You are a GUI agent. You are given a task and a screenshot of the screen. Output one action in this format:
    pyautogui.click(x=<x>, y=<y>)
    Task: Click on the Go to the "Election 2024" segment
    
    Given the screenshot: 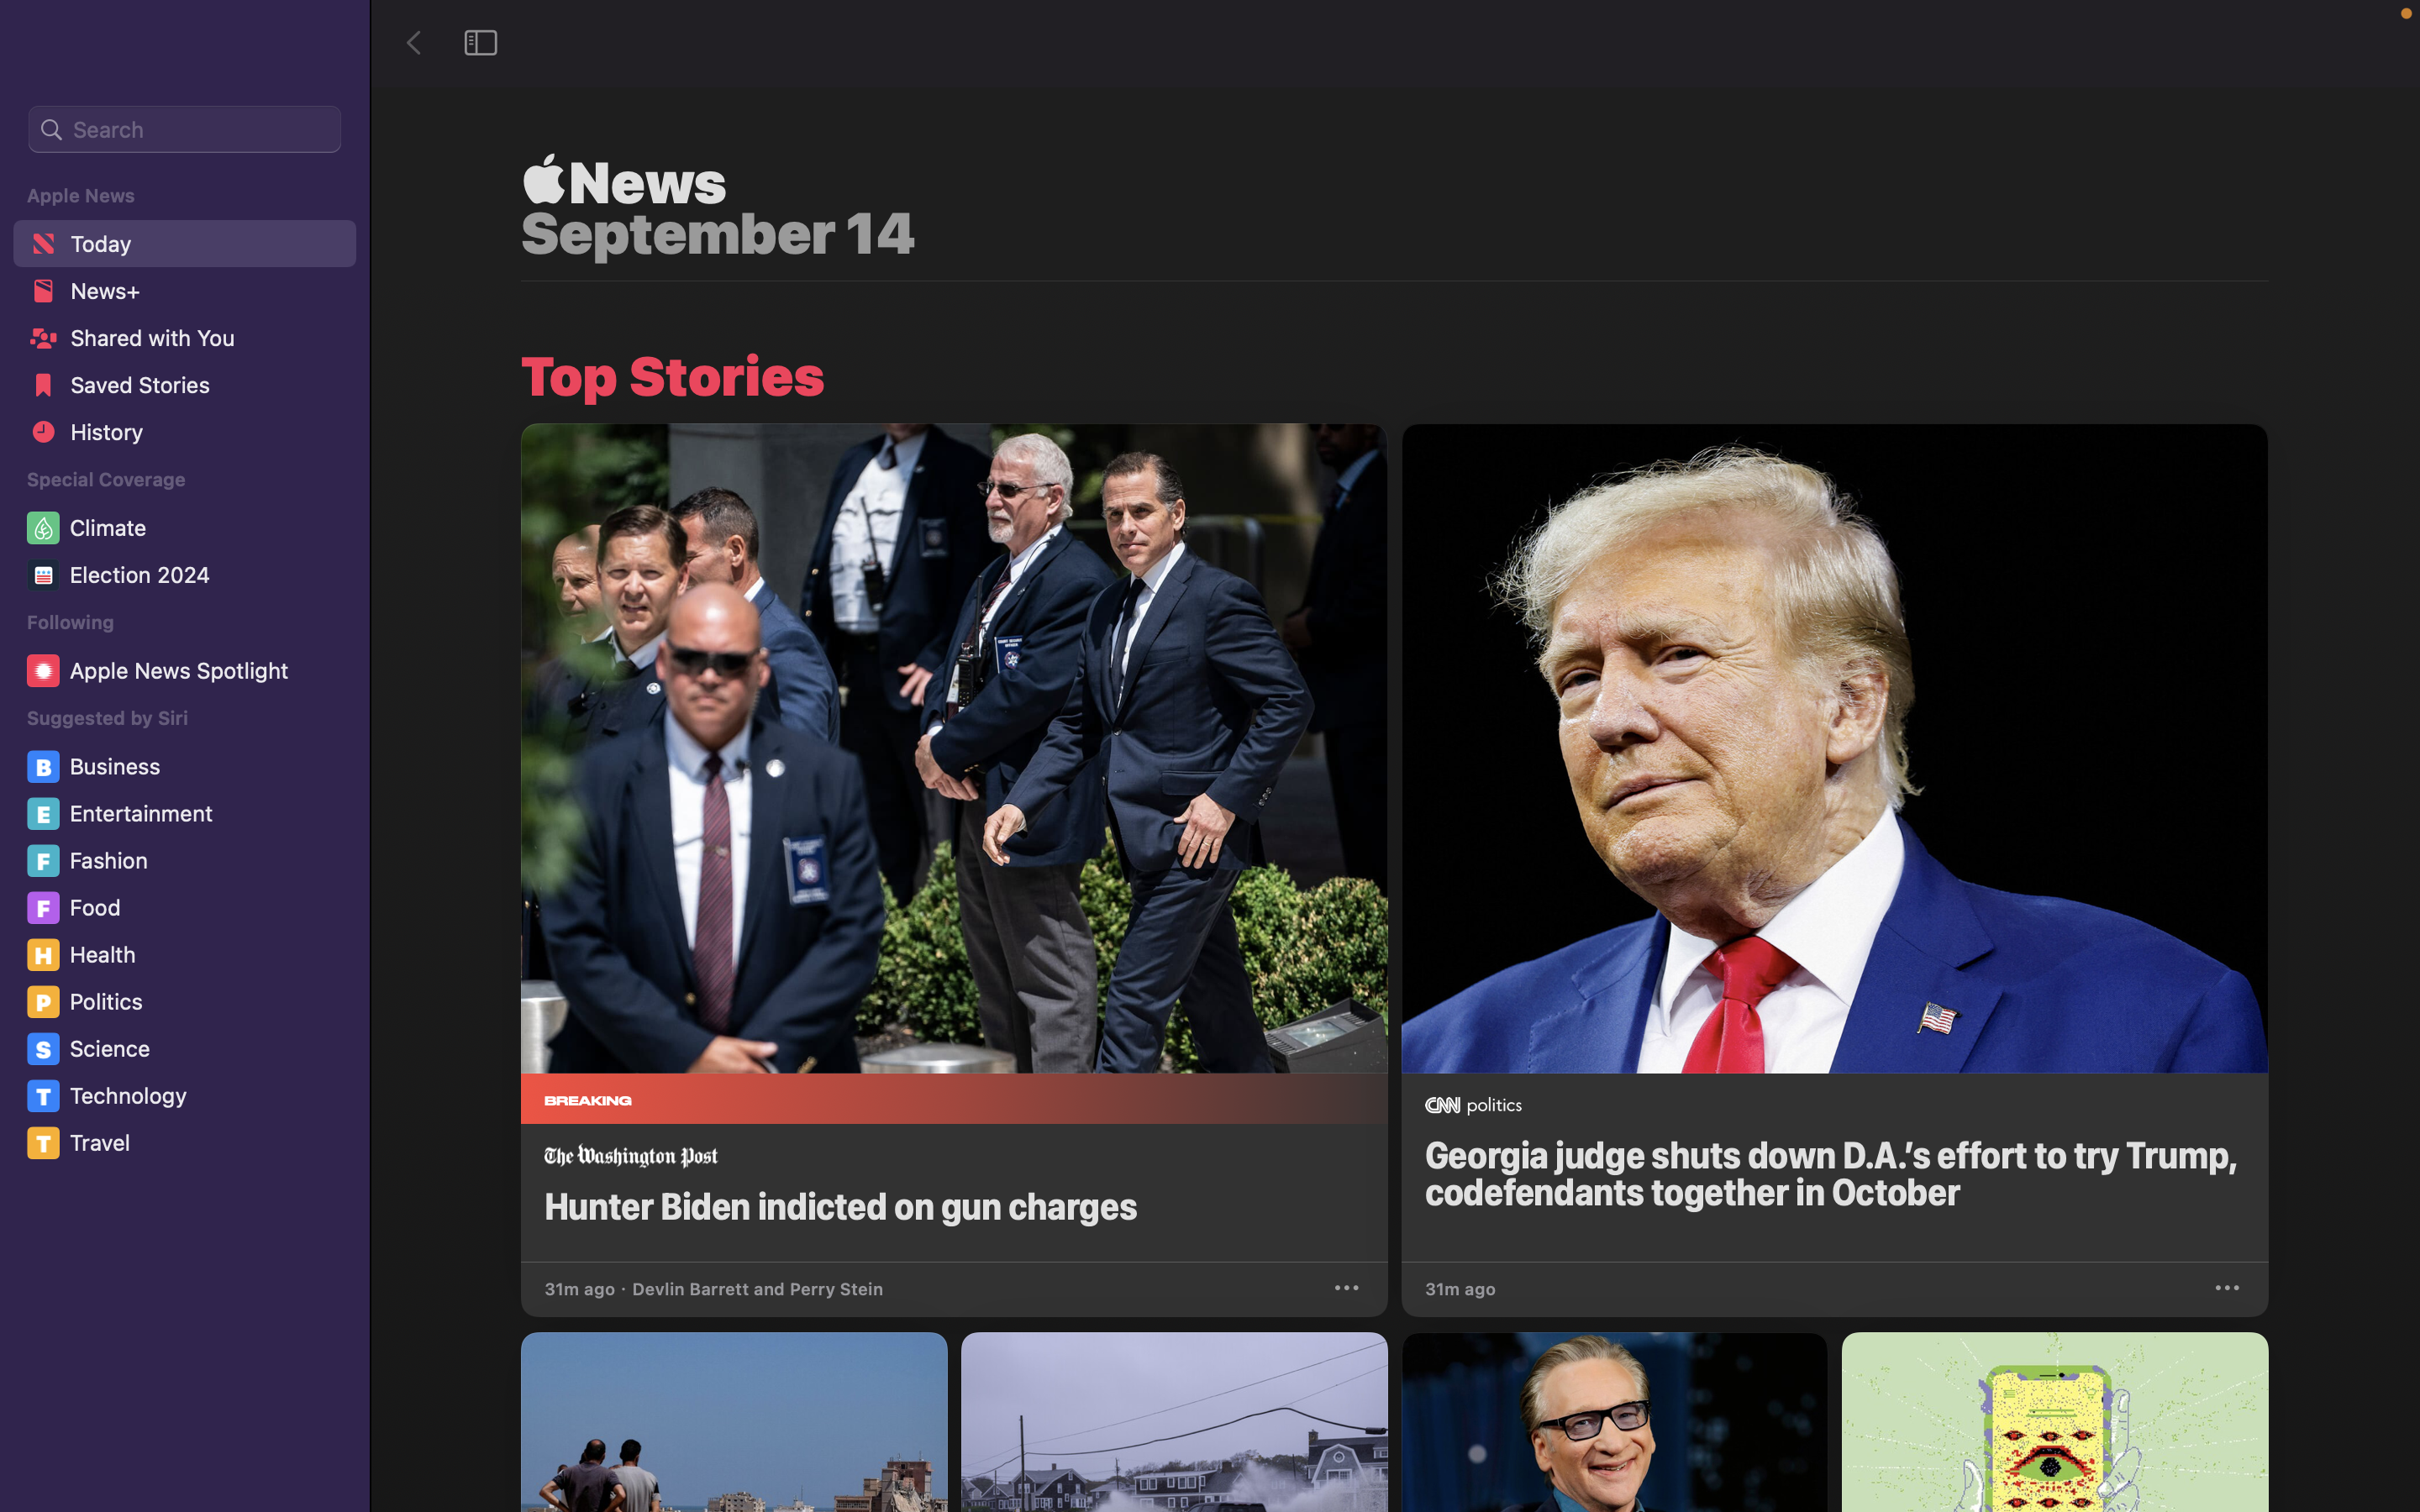 What is the action you would take?
    pyautogui.click(x=187, y=578)
    